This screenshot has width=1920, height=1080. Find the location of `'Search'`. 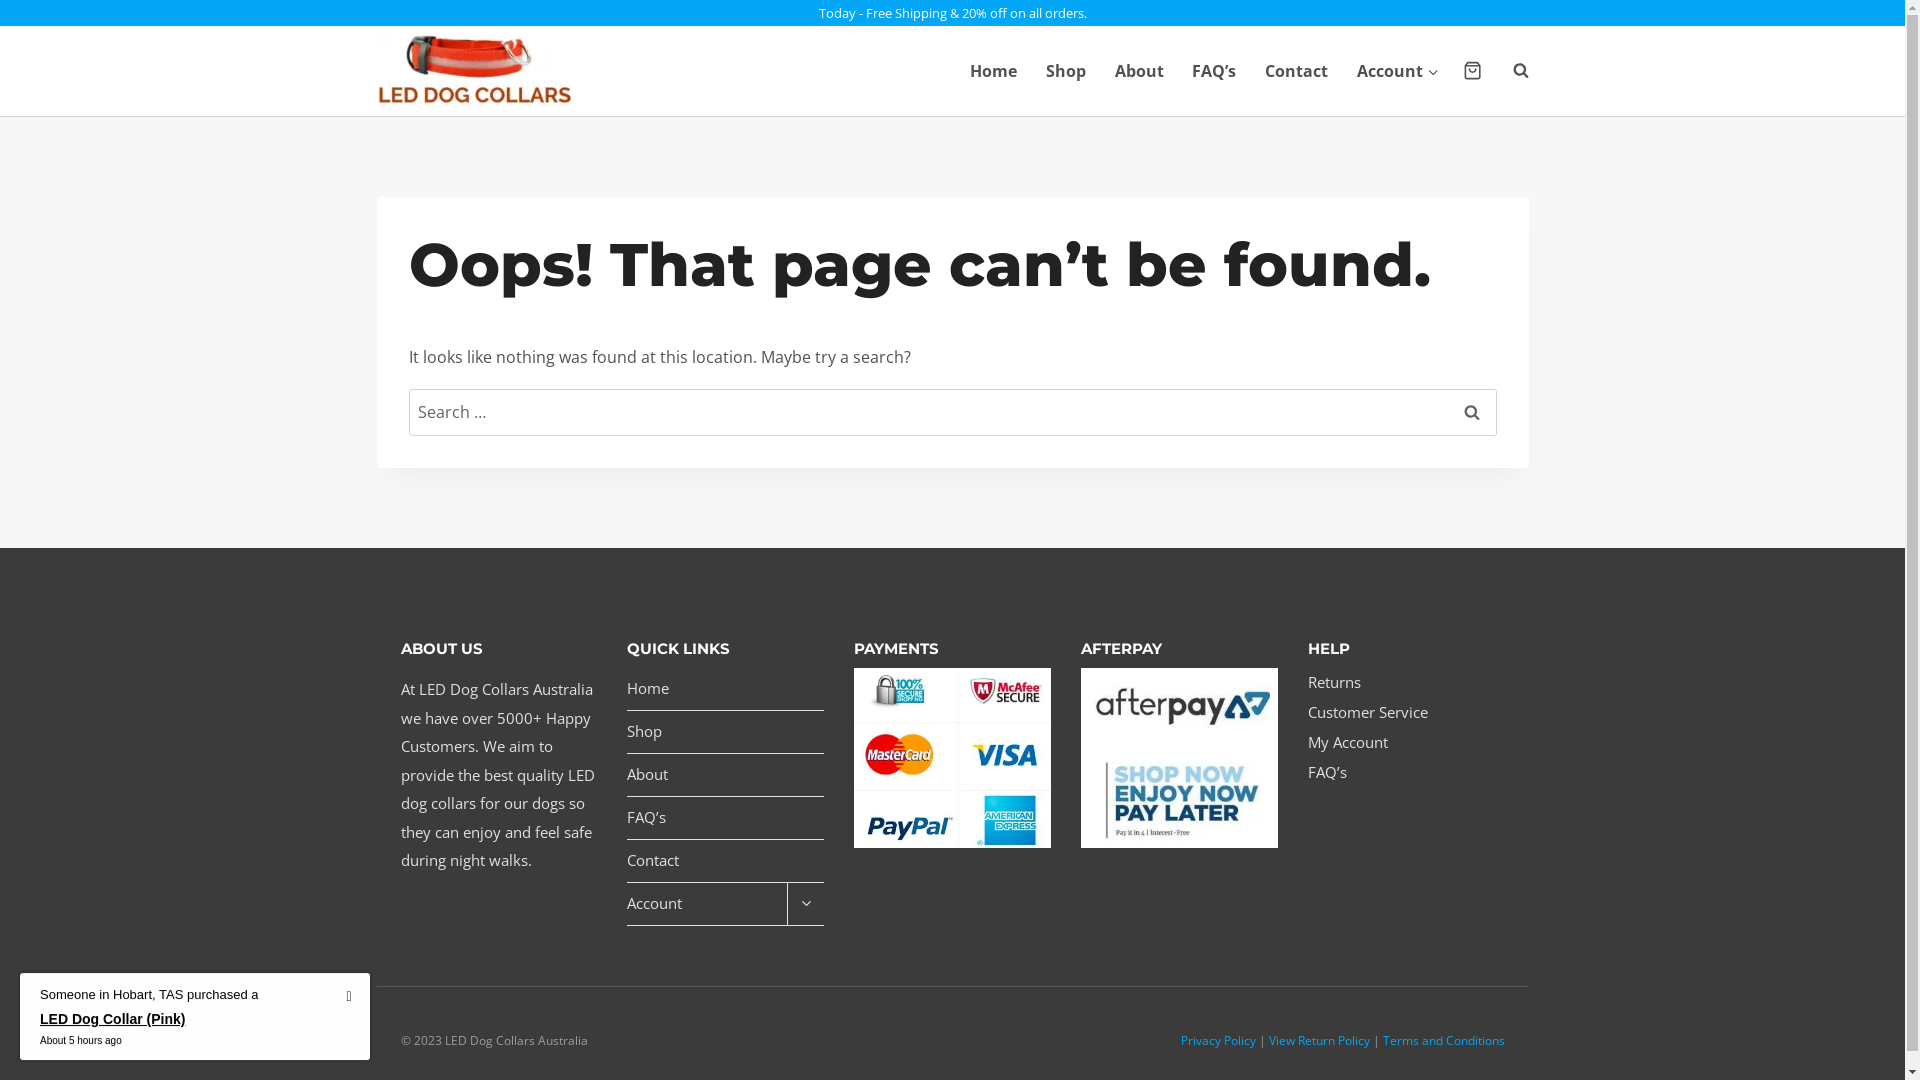

'Search' is located at coordinates (1445, 411).